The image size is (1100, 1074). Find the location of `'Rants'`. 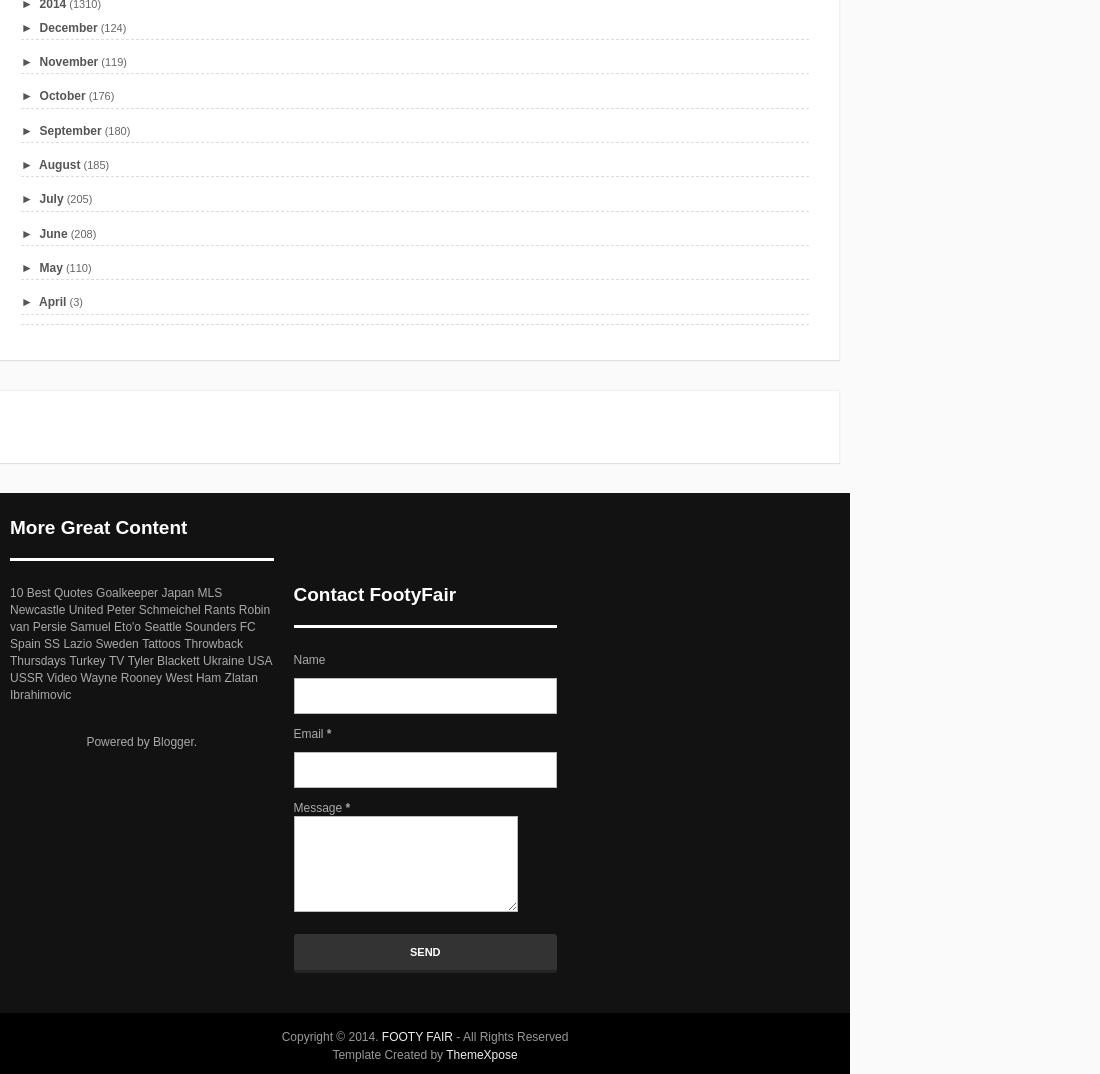

'Rants' is located at coordinates (203, 608).